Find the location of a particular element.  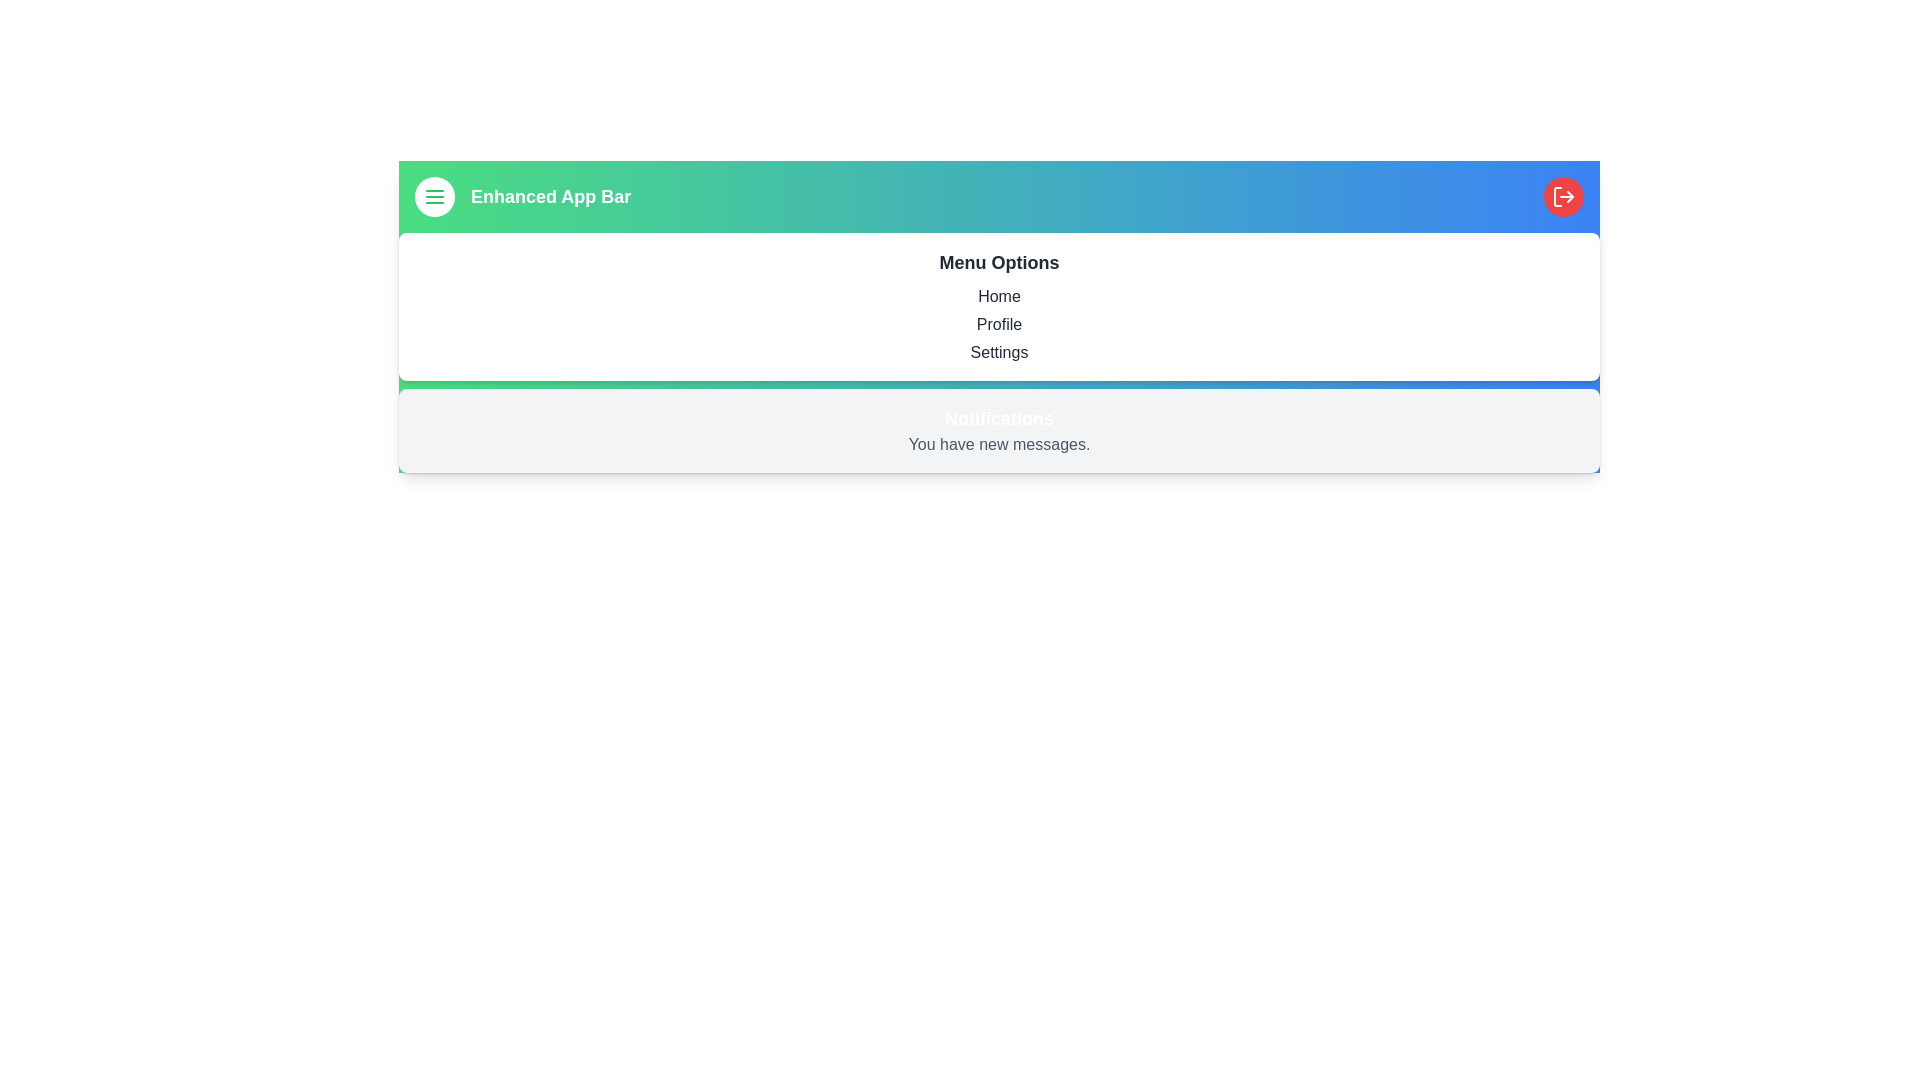

the menu option Profile to navigate to the respective page is located at coordinates (999, 323).